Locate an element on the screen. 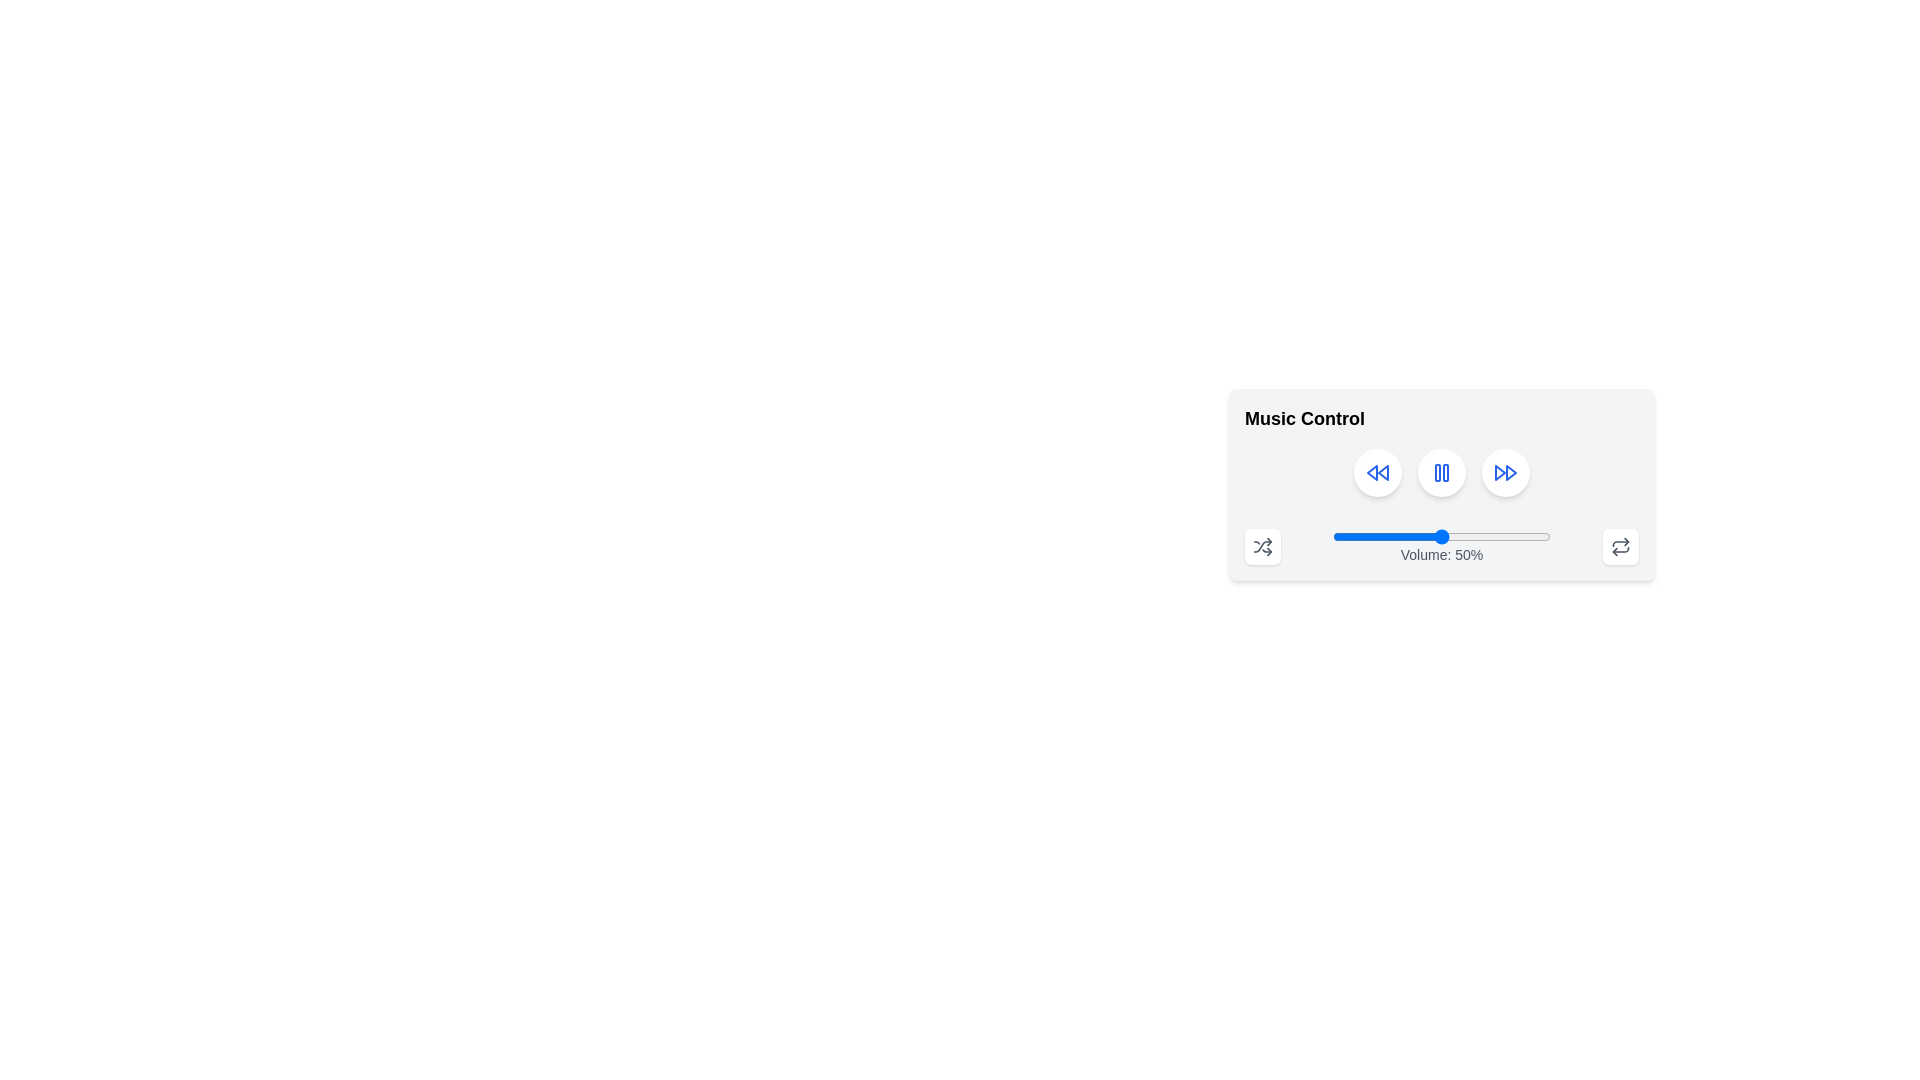 The image size is (1920, 1080). the blue fast-forward icon button in the music control interface is located at coordinates (1506, 473).